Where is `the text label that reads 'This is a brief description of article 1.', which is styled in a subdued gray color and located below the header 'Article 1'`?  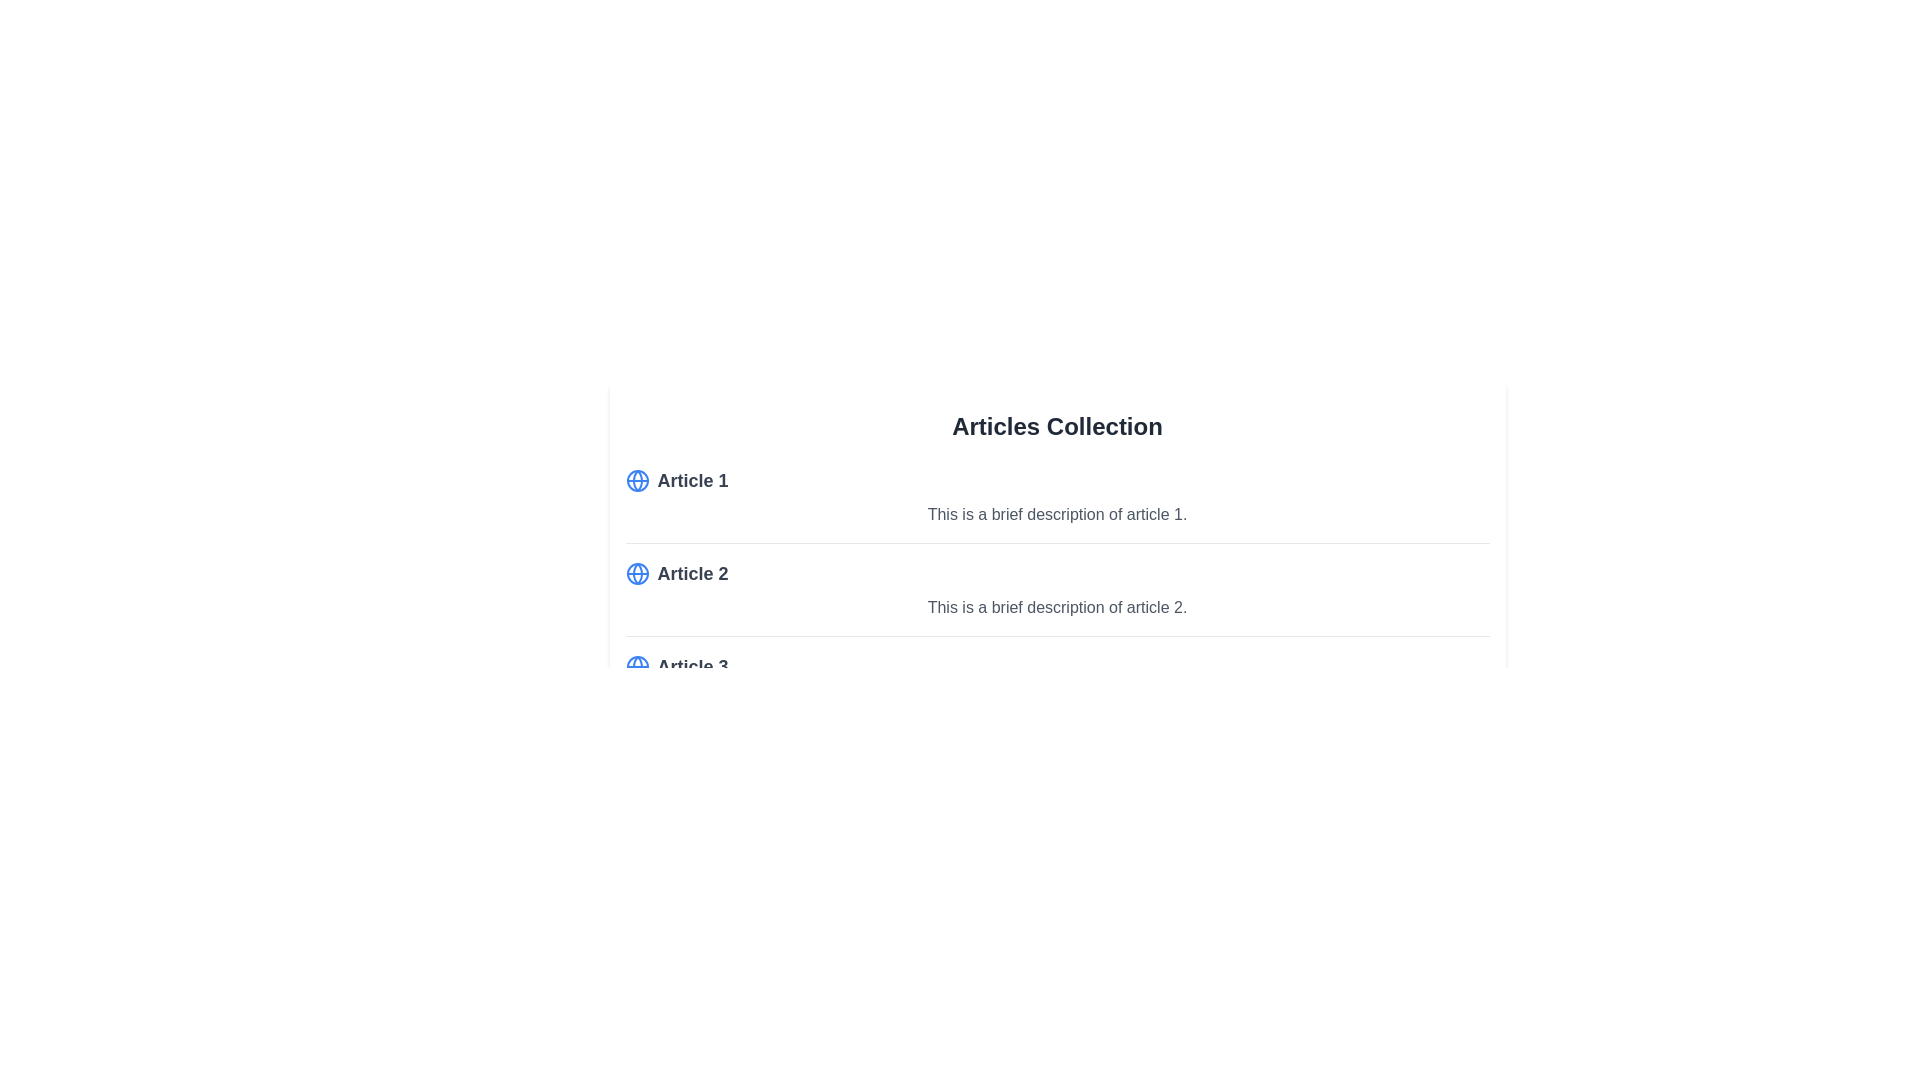
the text label that reads 'This is a brief description of article 1.', which is styled in a subdued gray color and located below the header 'Article 1' is located at coordinates (1056, 514).